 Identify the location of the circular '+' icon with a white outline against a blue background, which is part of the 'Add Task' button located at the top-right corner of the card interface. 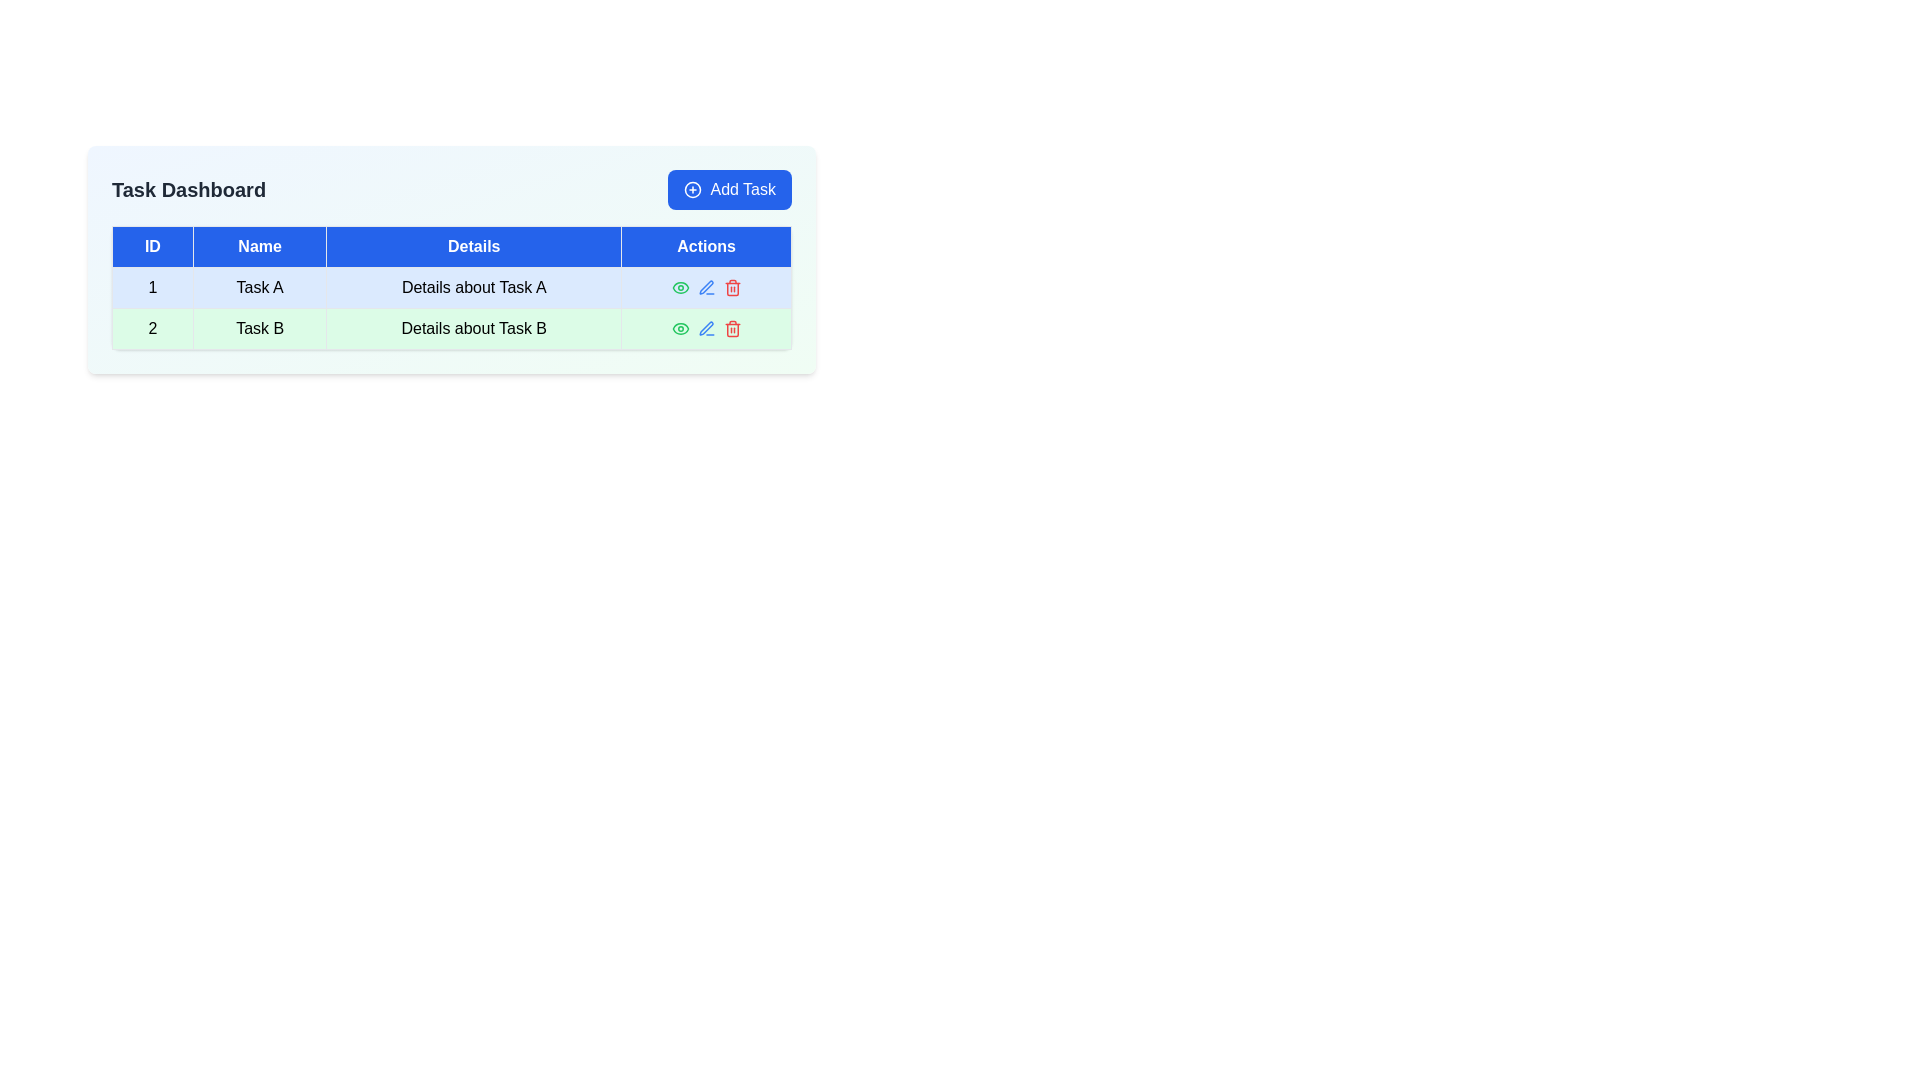
(693, 189).